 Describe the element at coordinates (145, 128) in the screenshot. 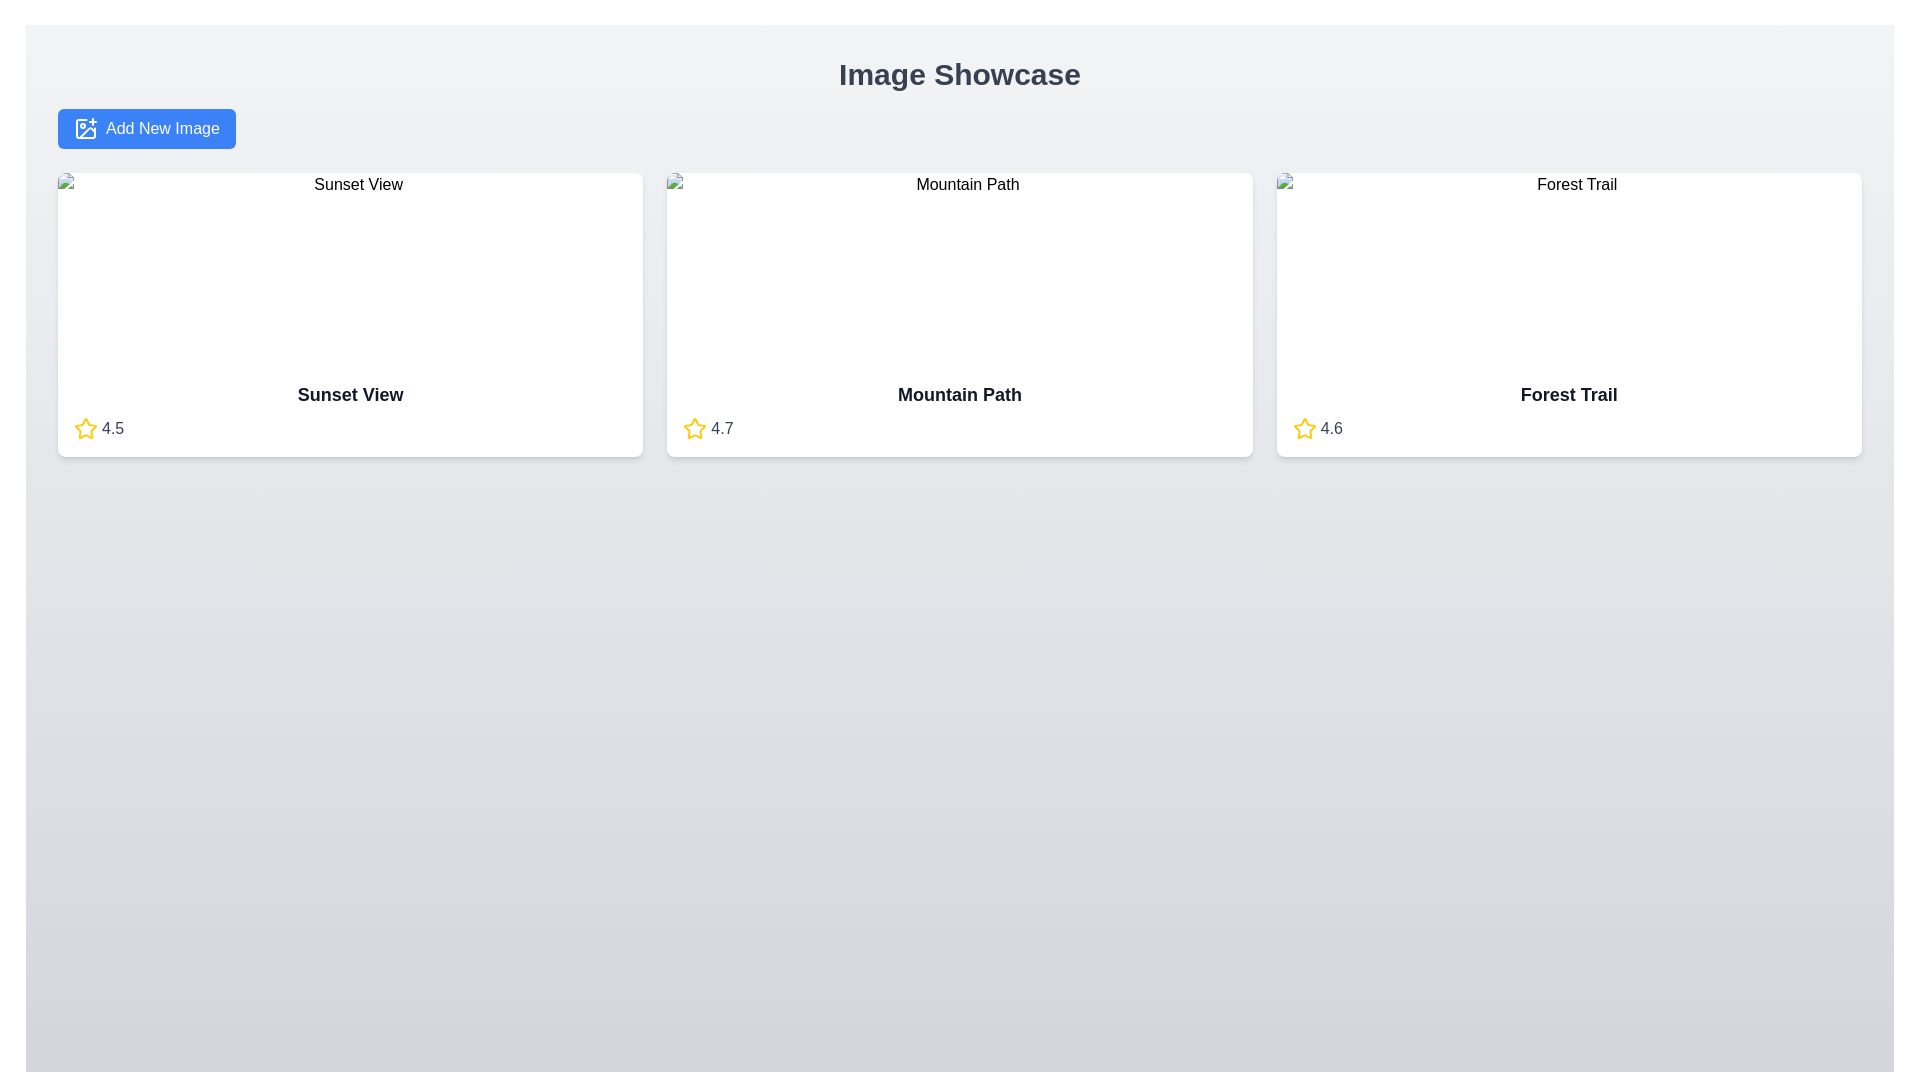

I see `the blue rectangular button labeled 'Add New Image'` at that location.